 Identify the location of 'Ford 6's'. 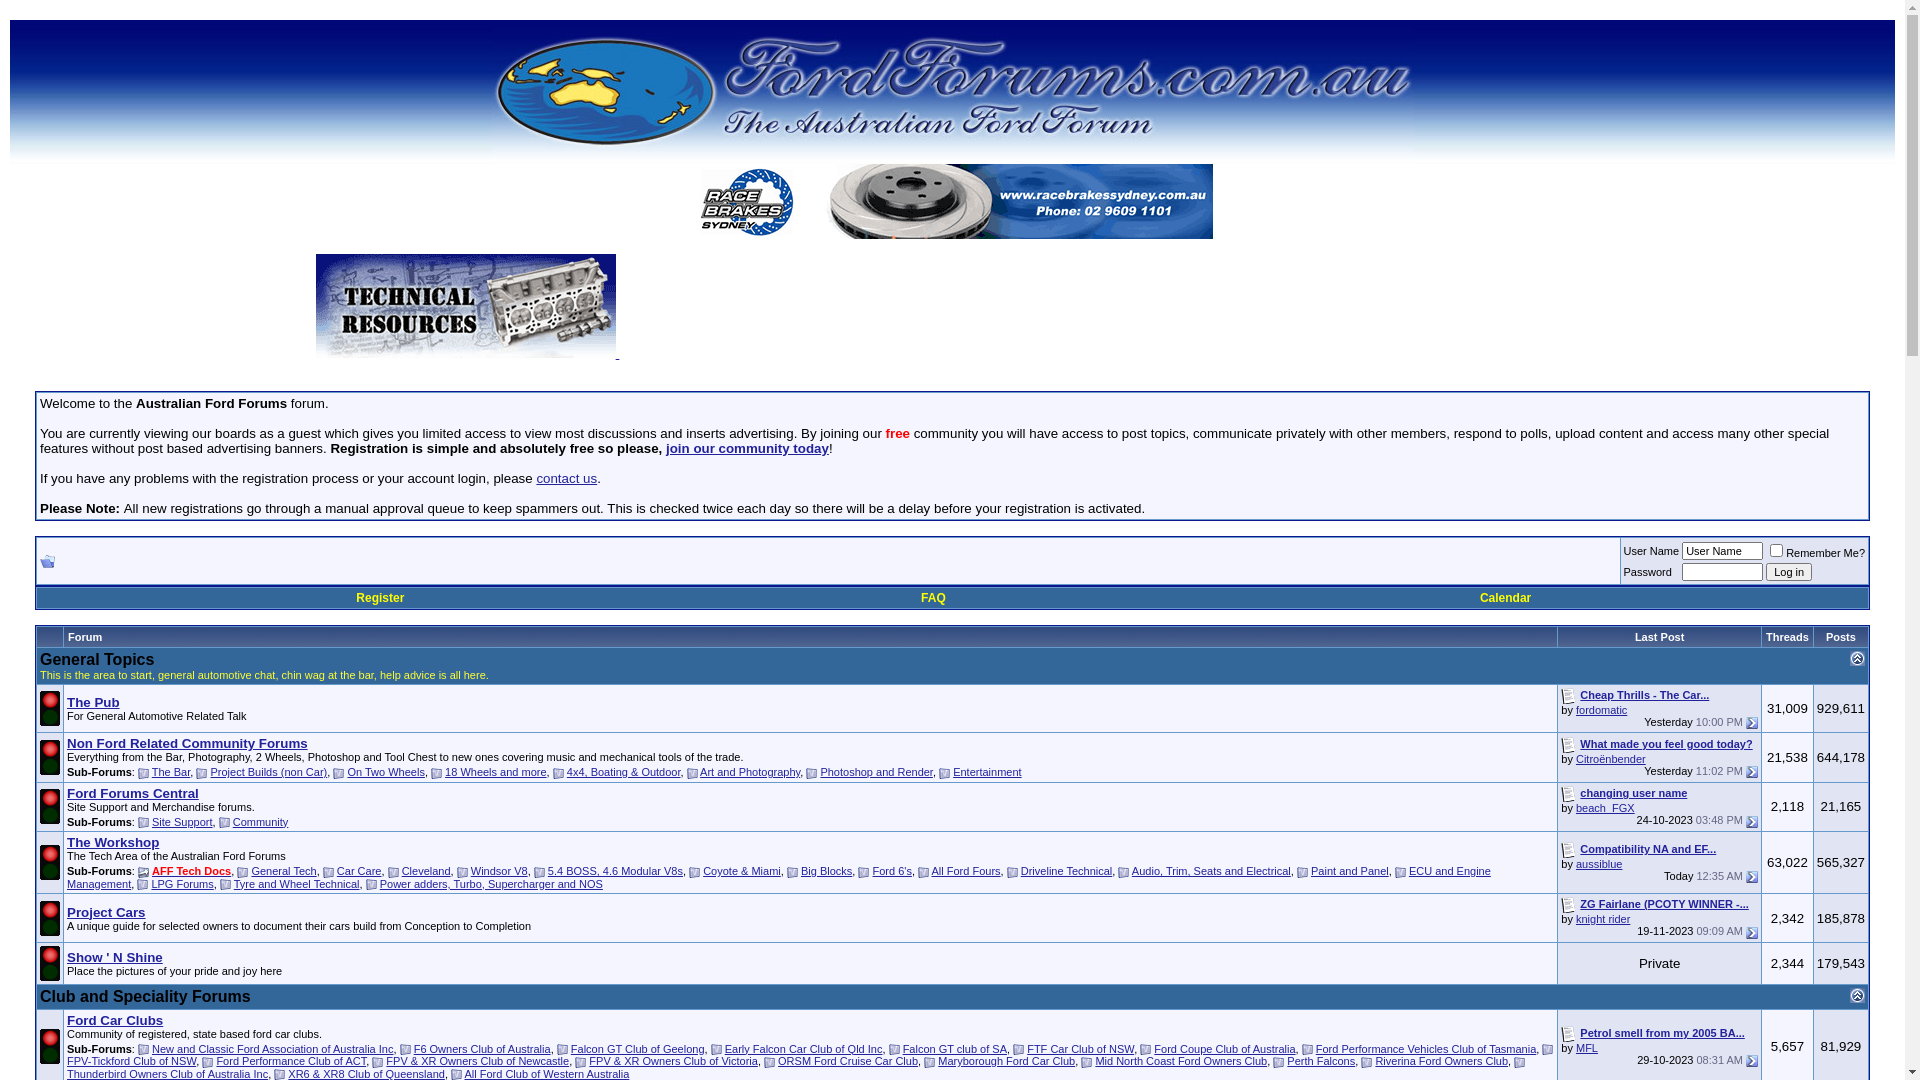
(891, 870).